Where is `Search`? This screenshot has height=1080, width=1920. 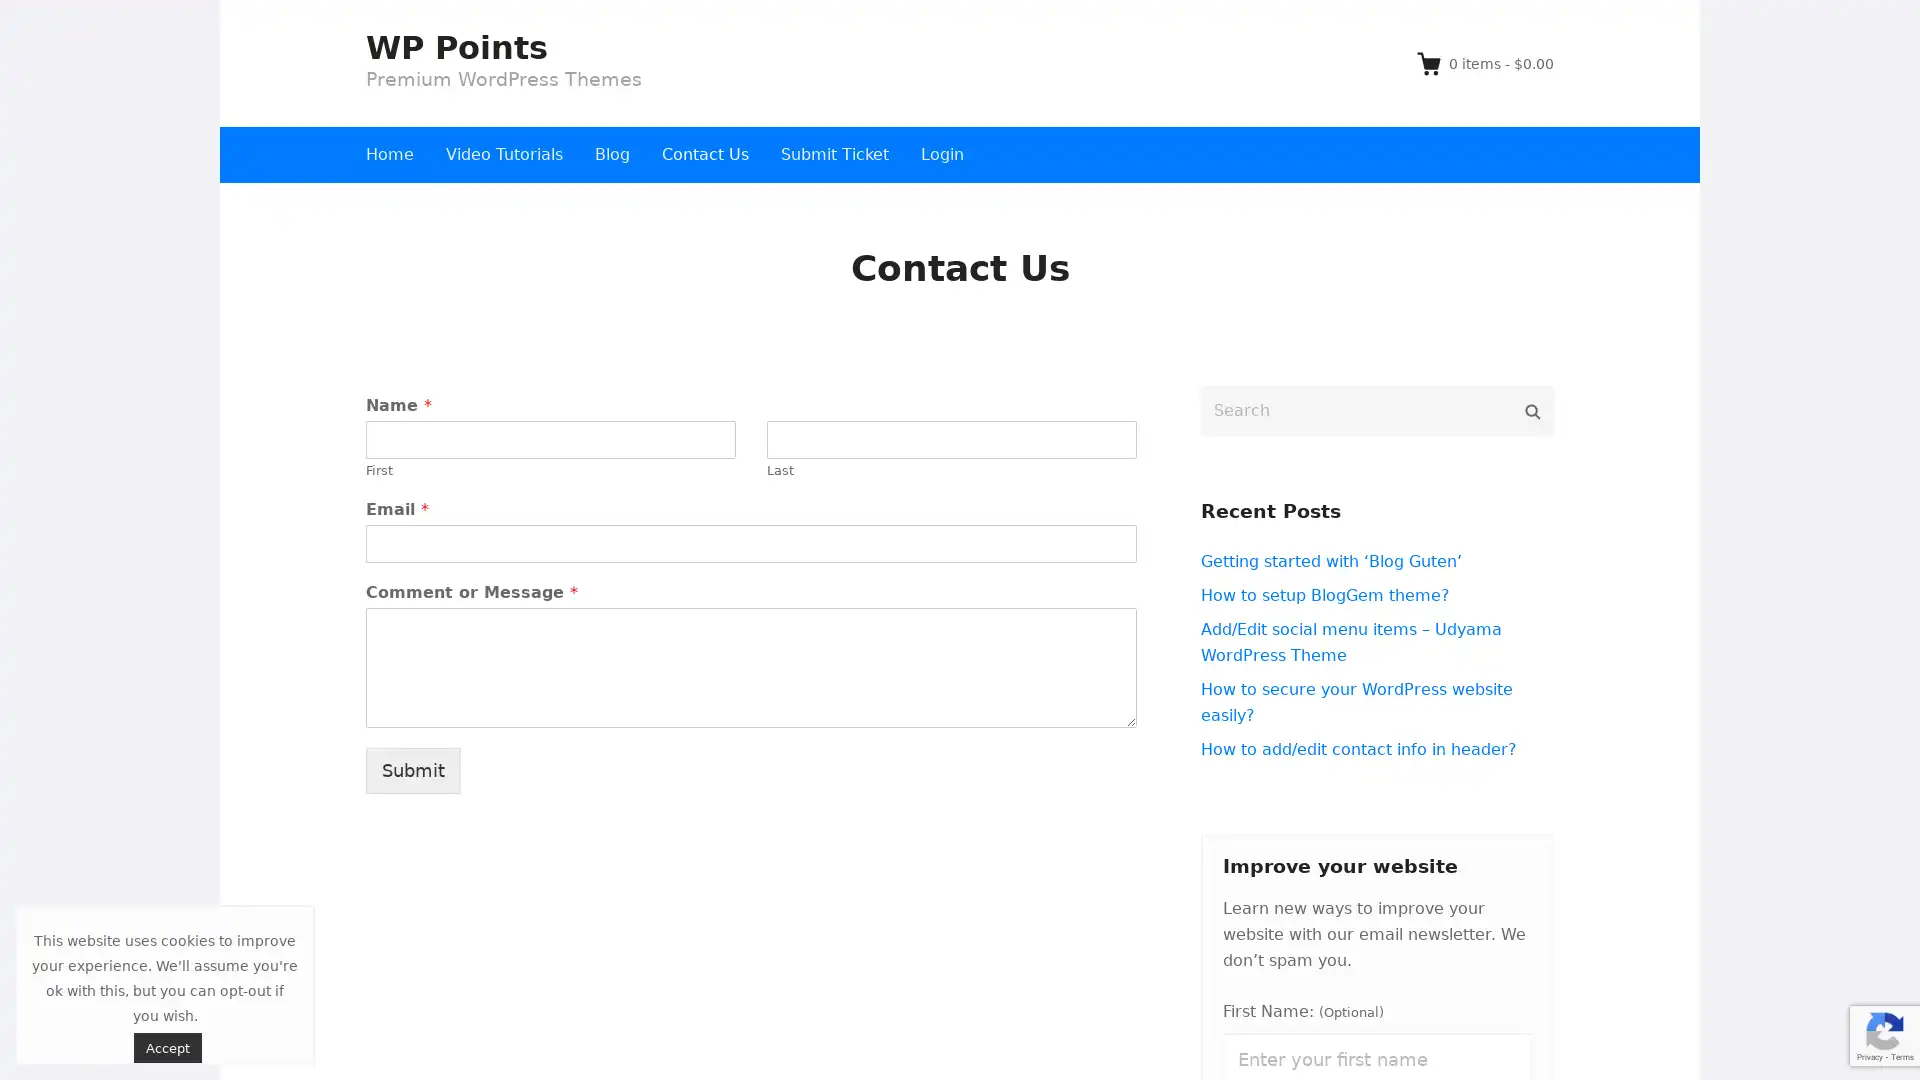 Search is located at coordinates (1531, 410).